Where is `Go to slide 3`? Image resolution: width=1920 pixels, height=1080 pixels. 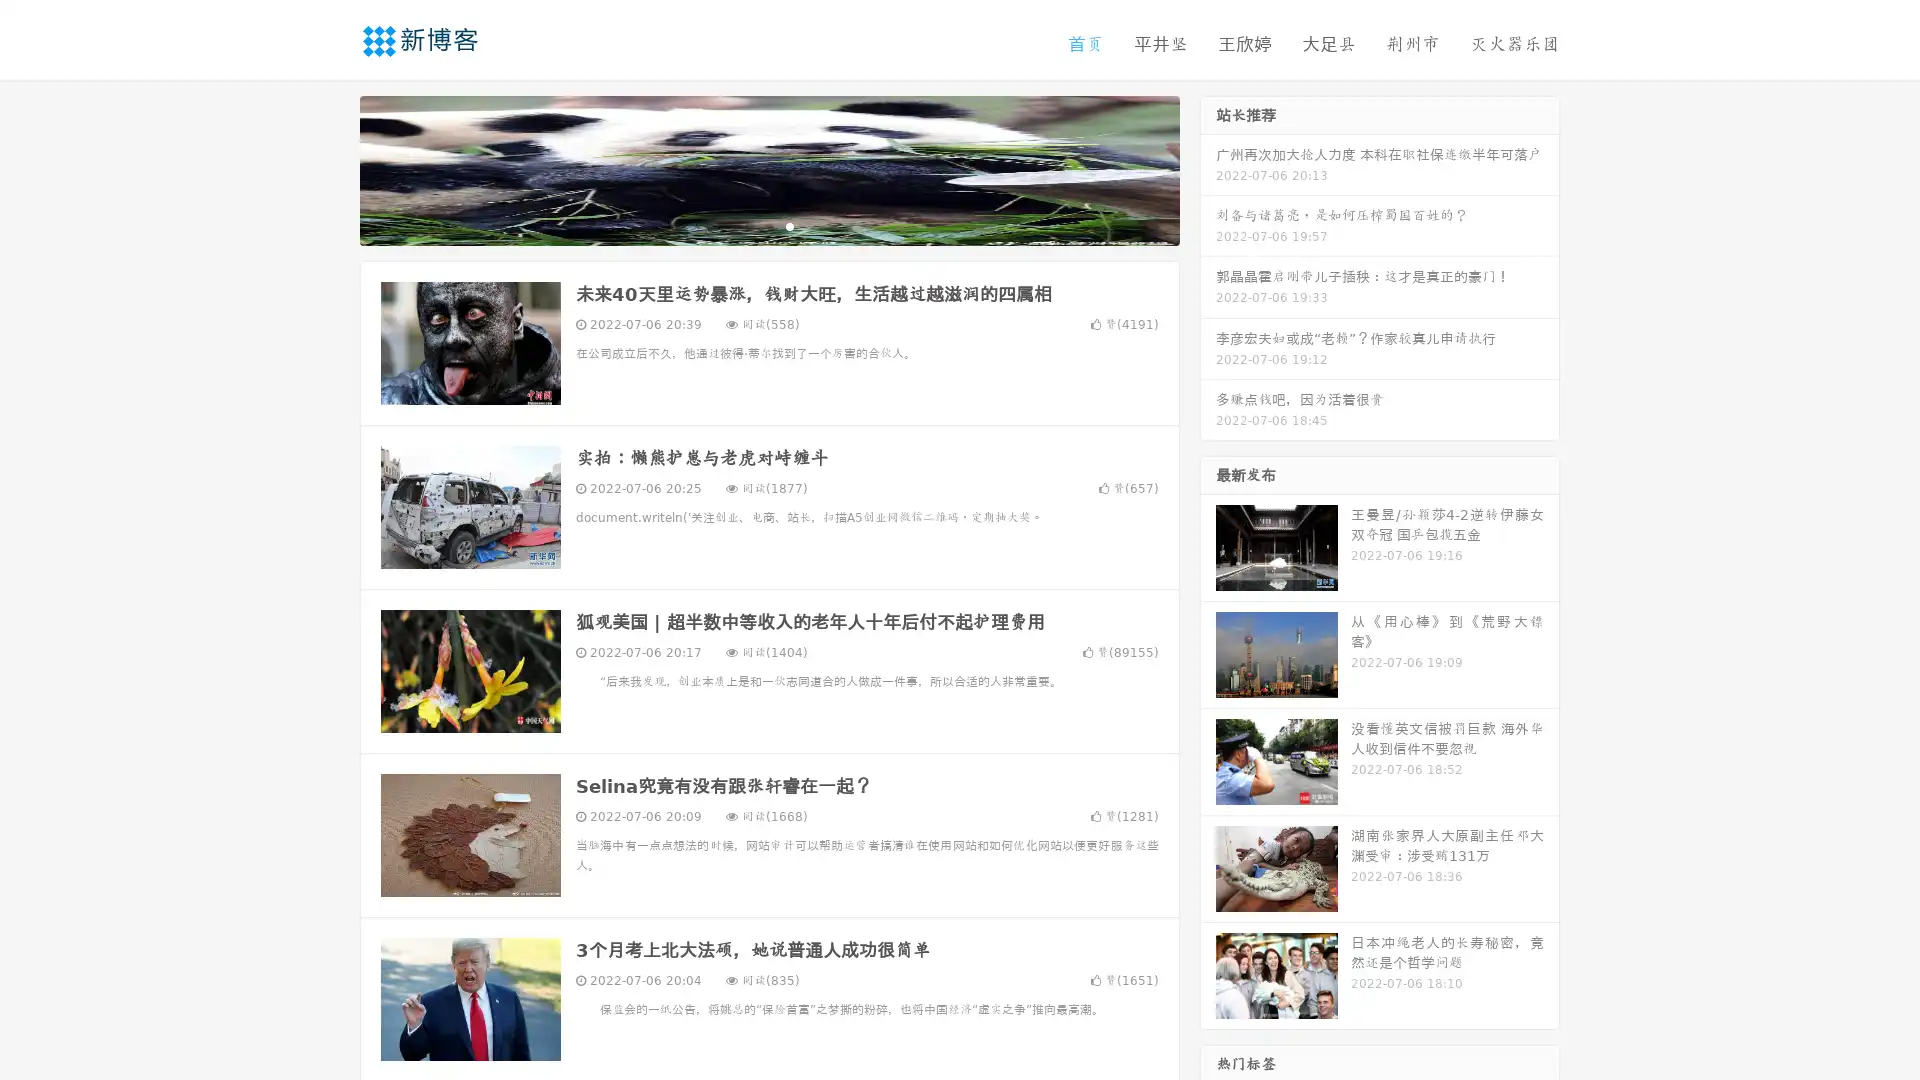
Go to slide 3 is located at coordinates (789, 225).